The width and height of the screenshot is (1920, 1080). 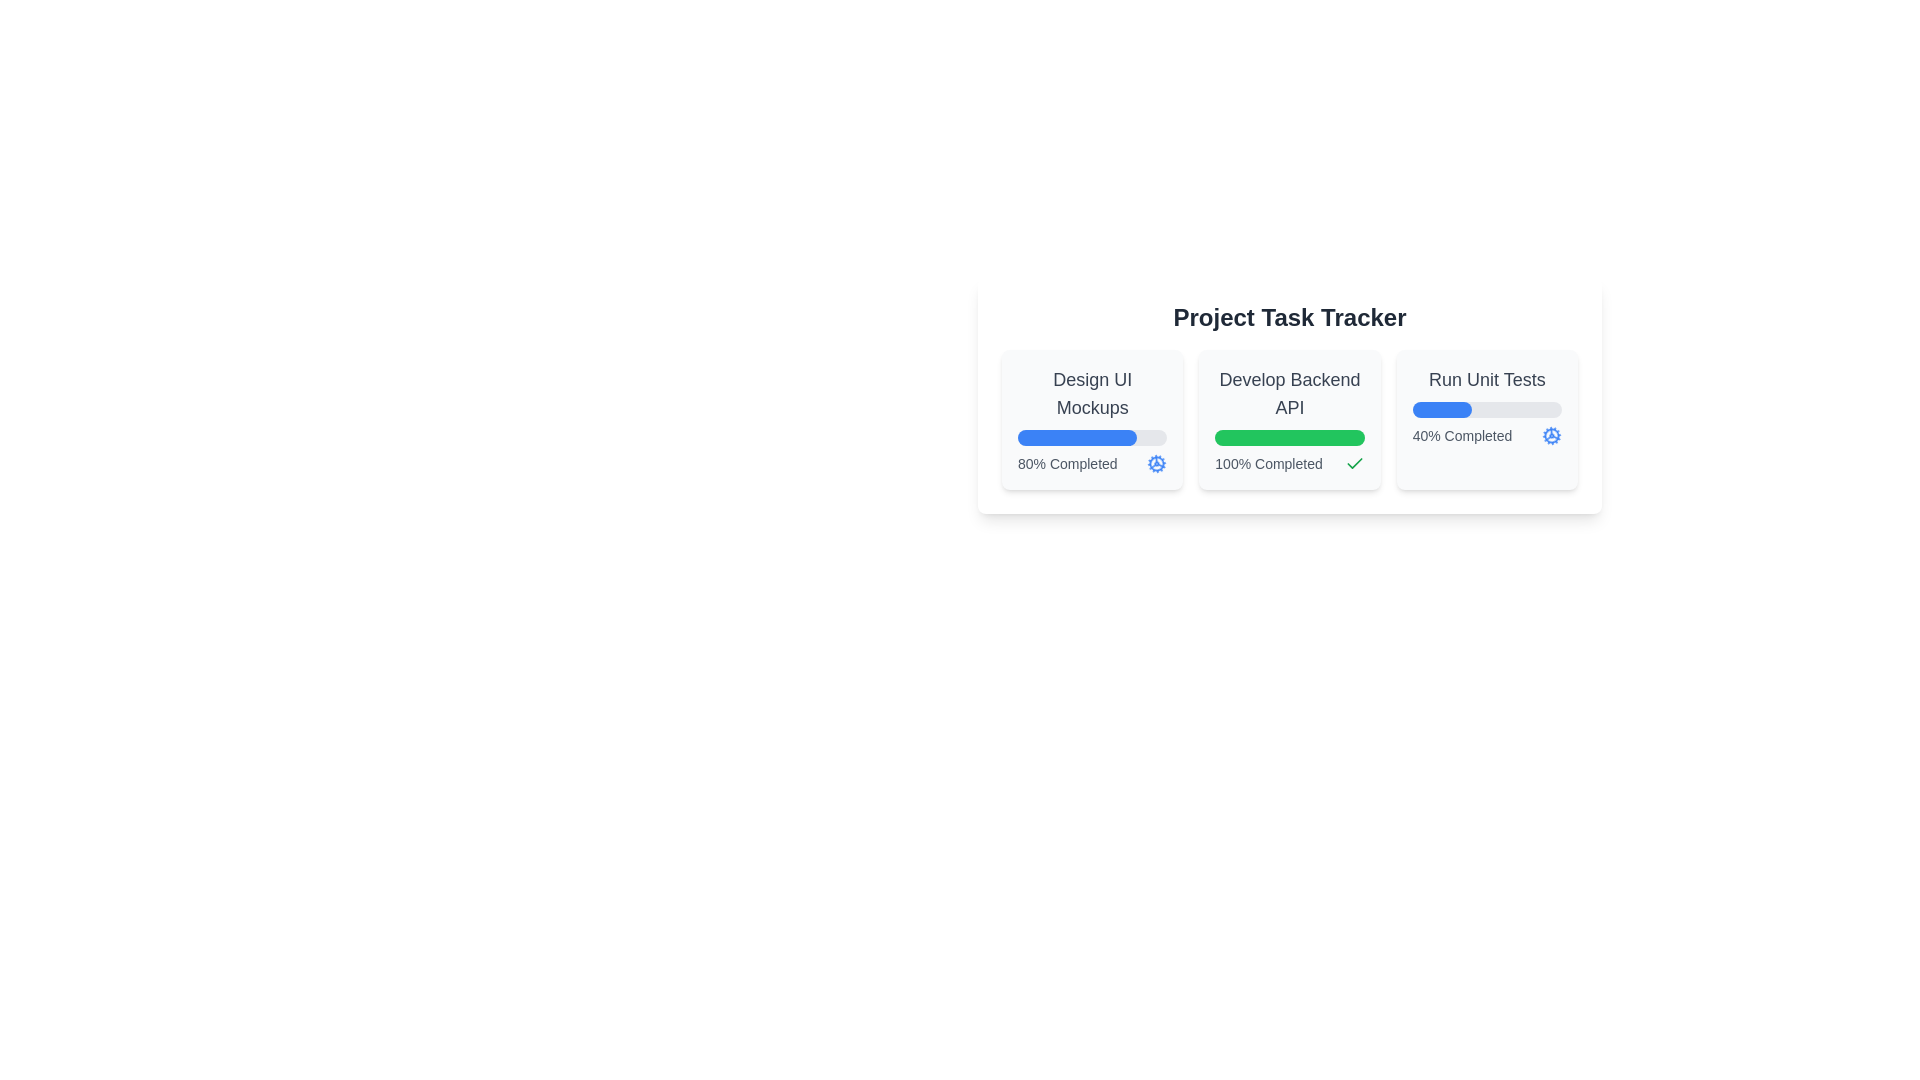 What do you see at coordinates (1290, 437) in the screenshot?
I see `the progress bar with rounded edges that is fully filled green, located in the 'Develop Backend API' section, centered below the heading 'Develop Backend API' and above the label '100% Completed'` at bounding box center [1290, 437].